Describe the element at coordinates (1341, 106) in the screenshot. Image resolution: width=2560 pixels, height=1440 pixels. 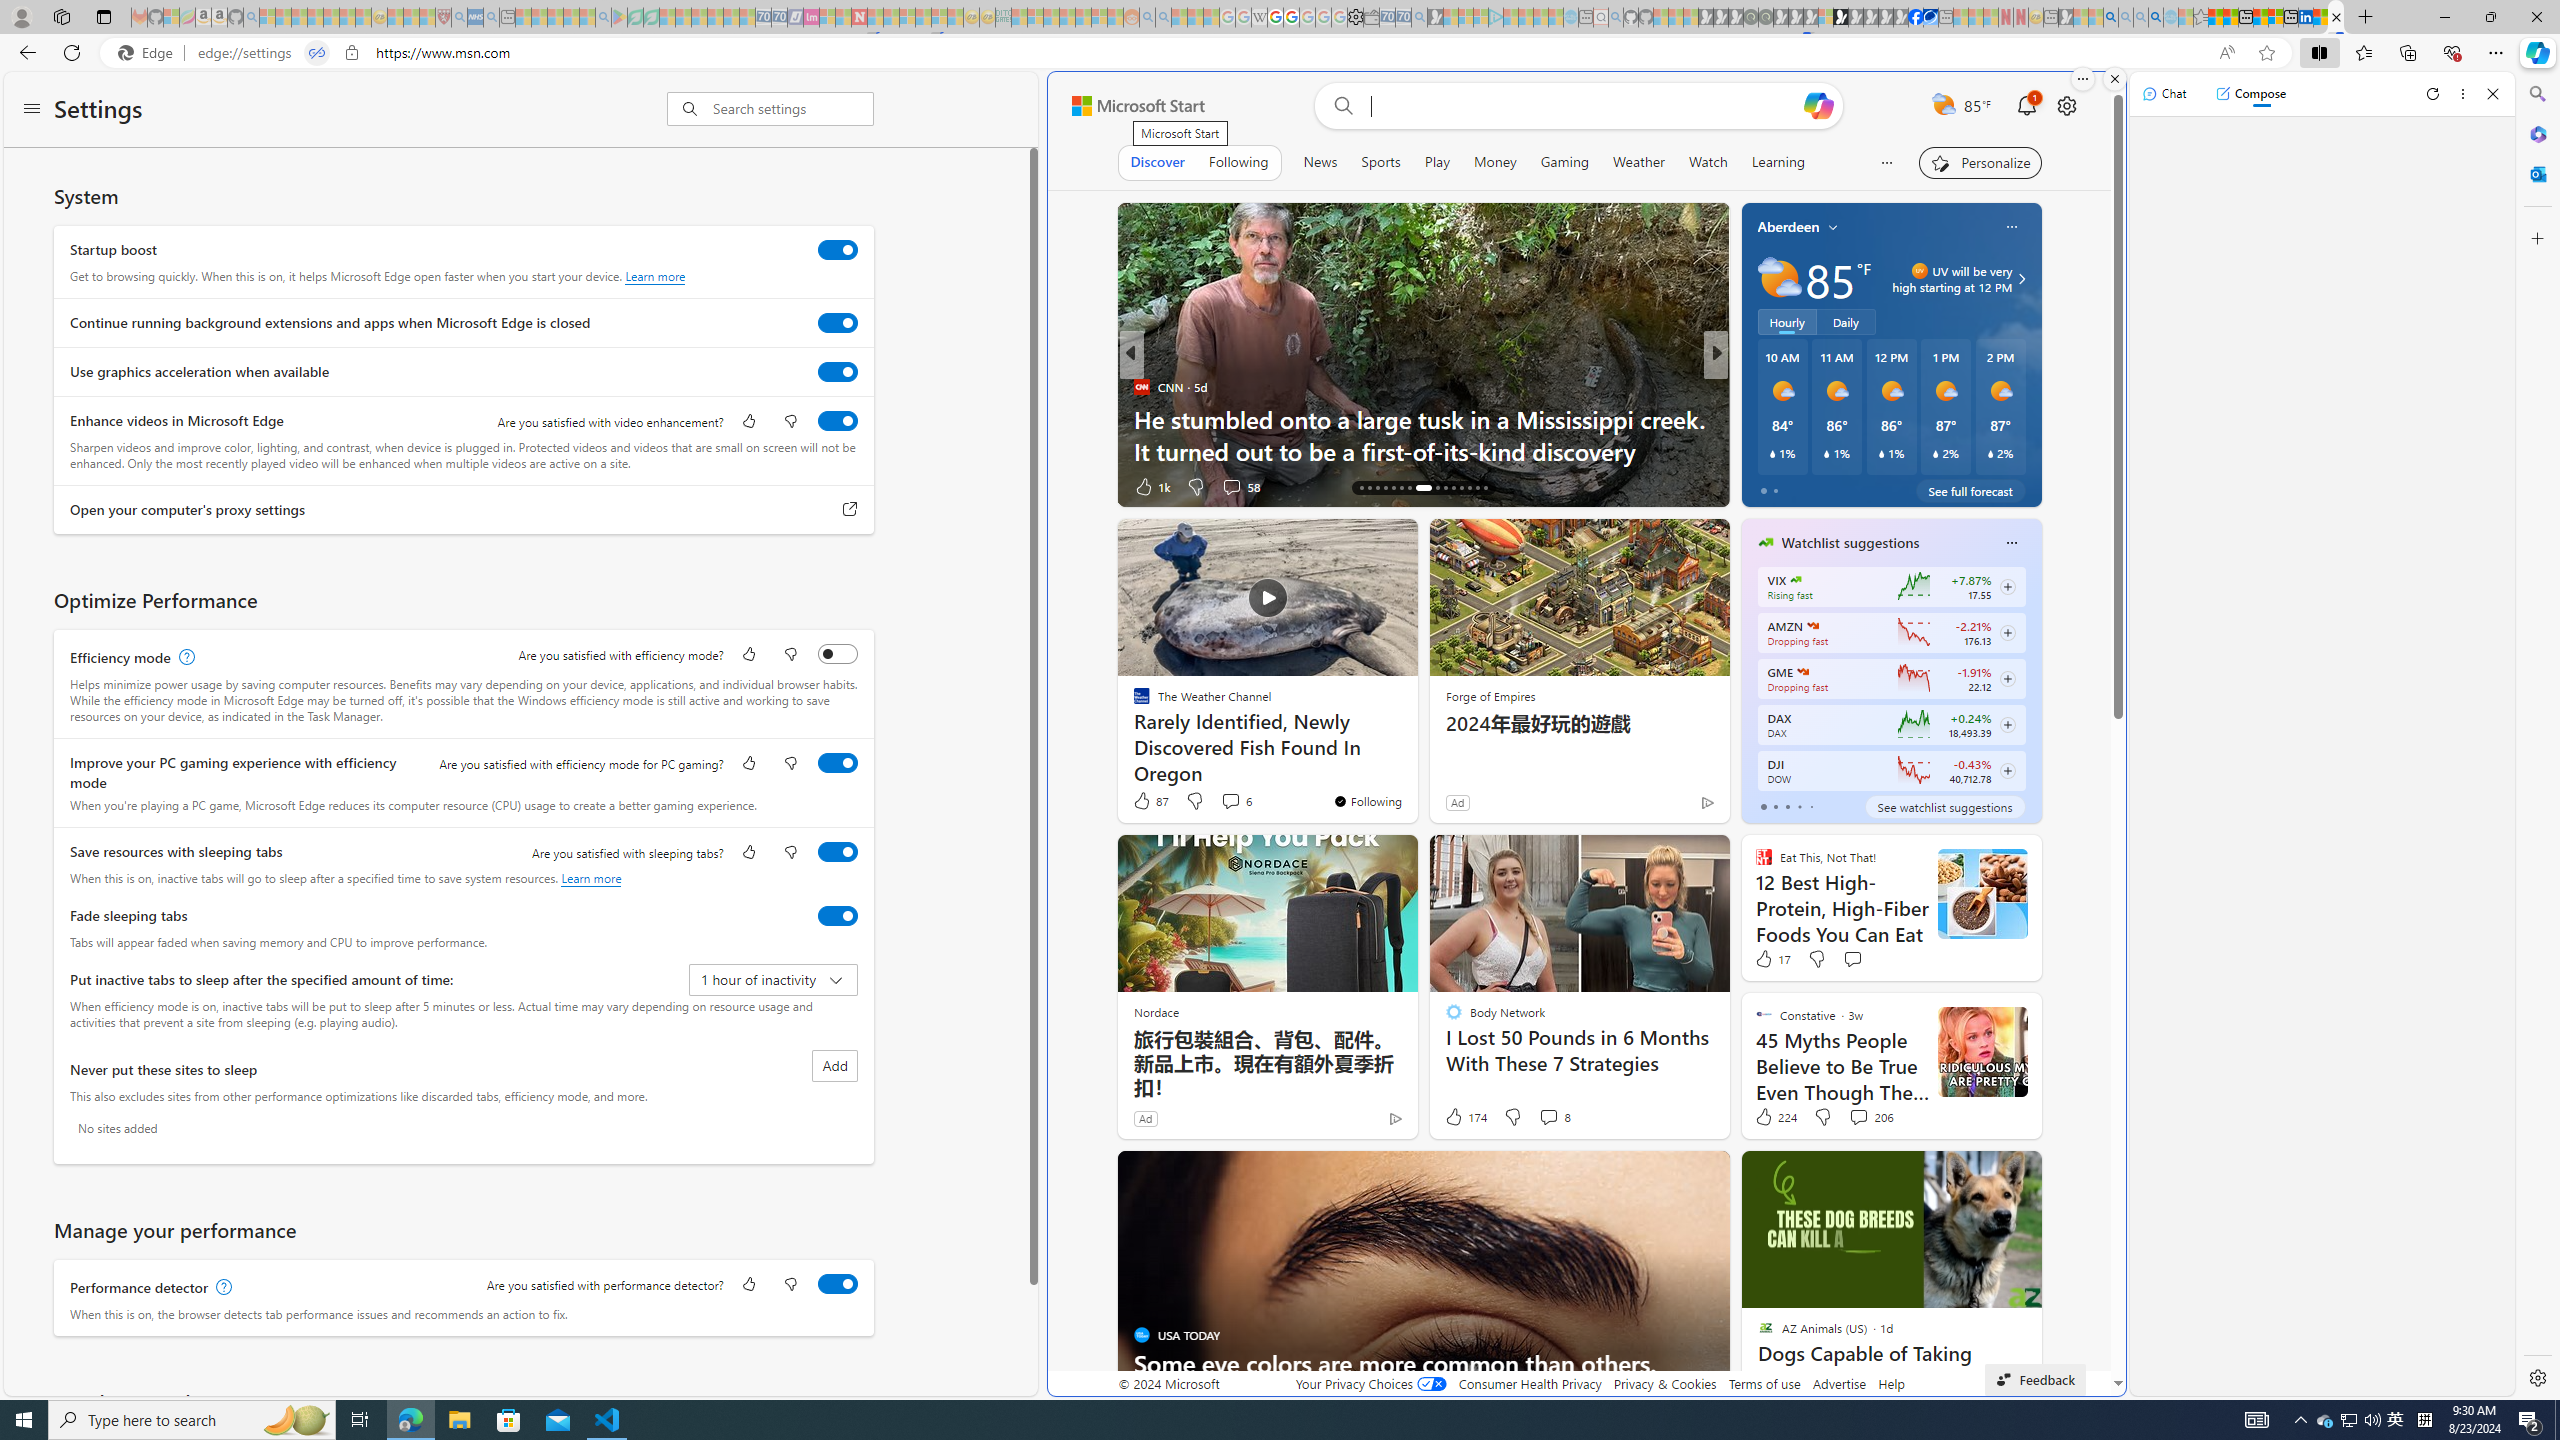
I see `'Web search'` at that location.